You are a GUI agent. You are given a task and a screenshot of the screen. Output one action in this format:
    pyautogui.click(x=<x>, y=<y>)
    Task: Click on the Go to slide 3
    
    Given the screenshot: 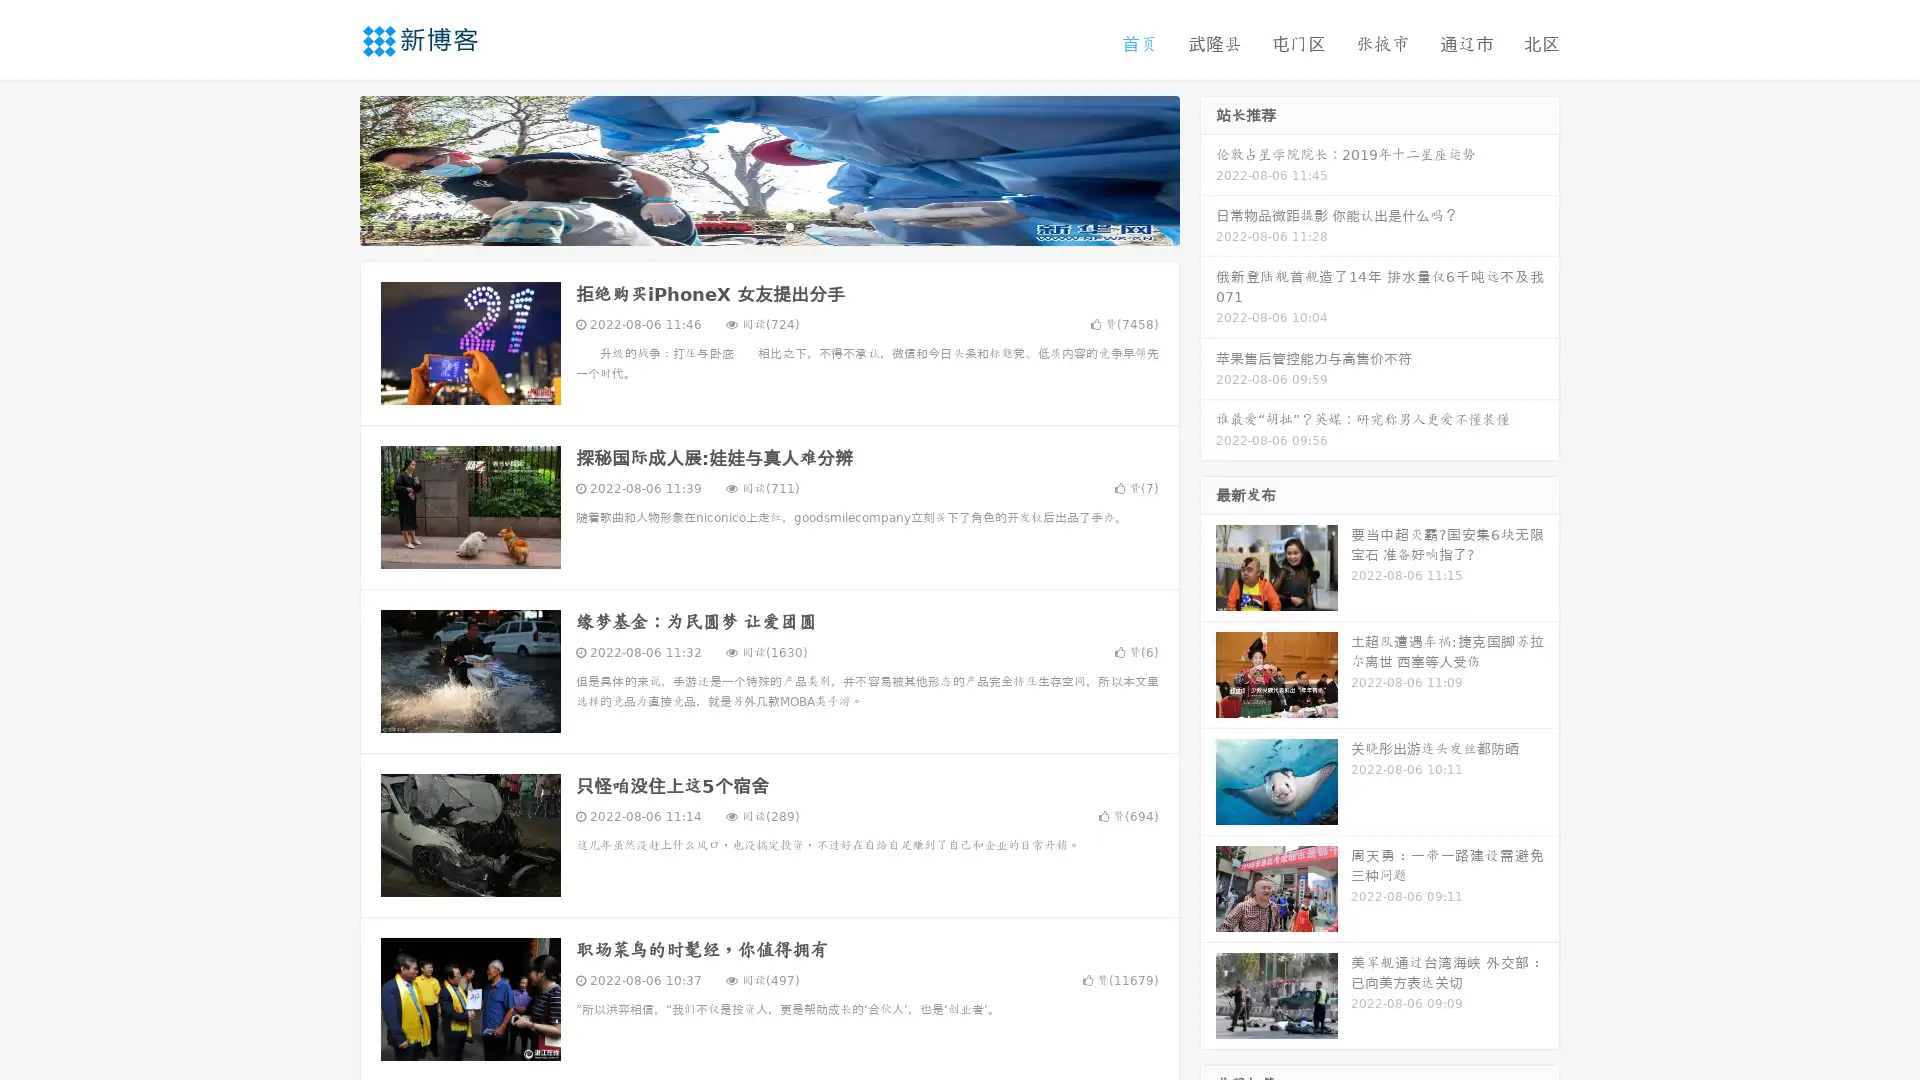 What is the action you would take?
    pyautogui.click(x=789, y=225)
    